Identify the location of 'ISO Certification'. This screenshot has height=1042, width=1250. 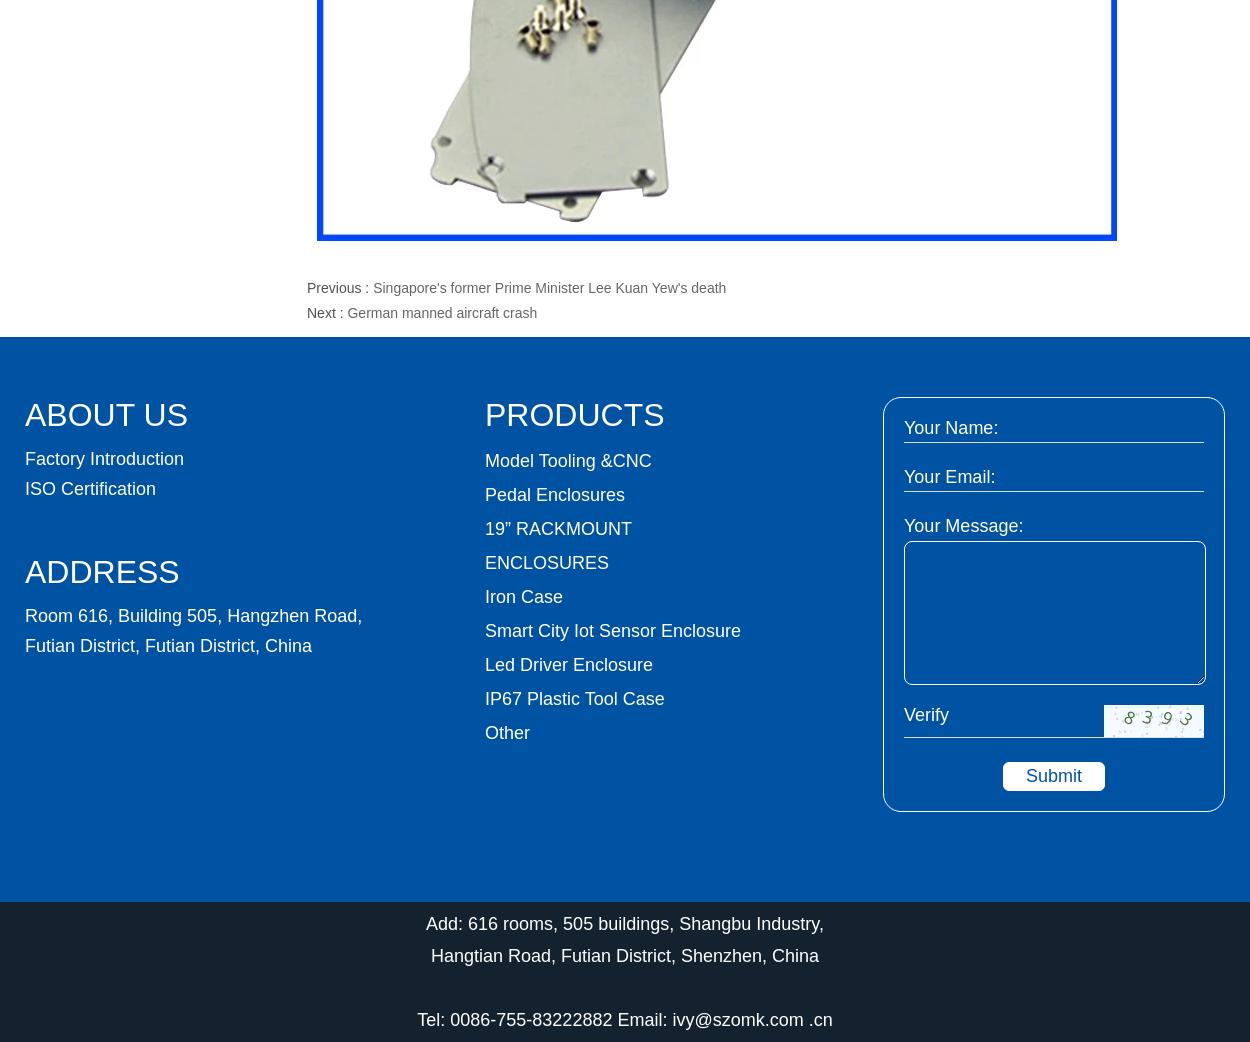
(25, 489).